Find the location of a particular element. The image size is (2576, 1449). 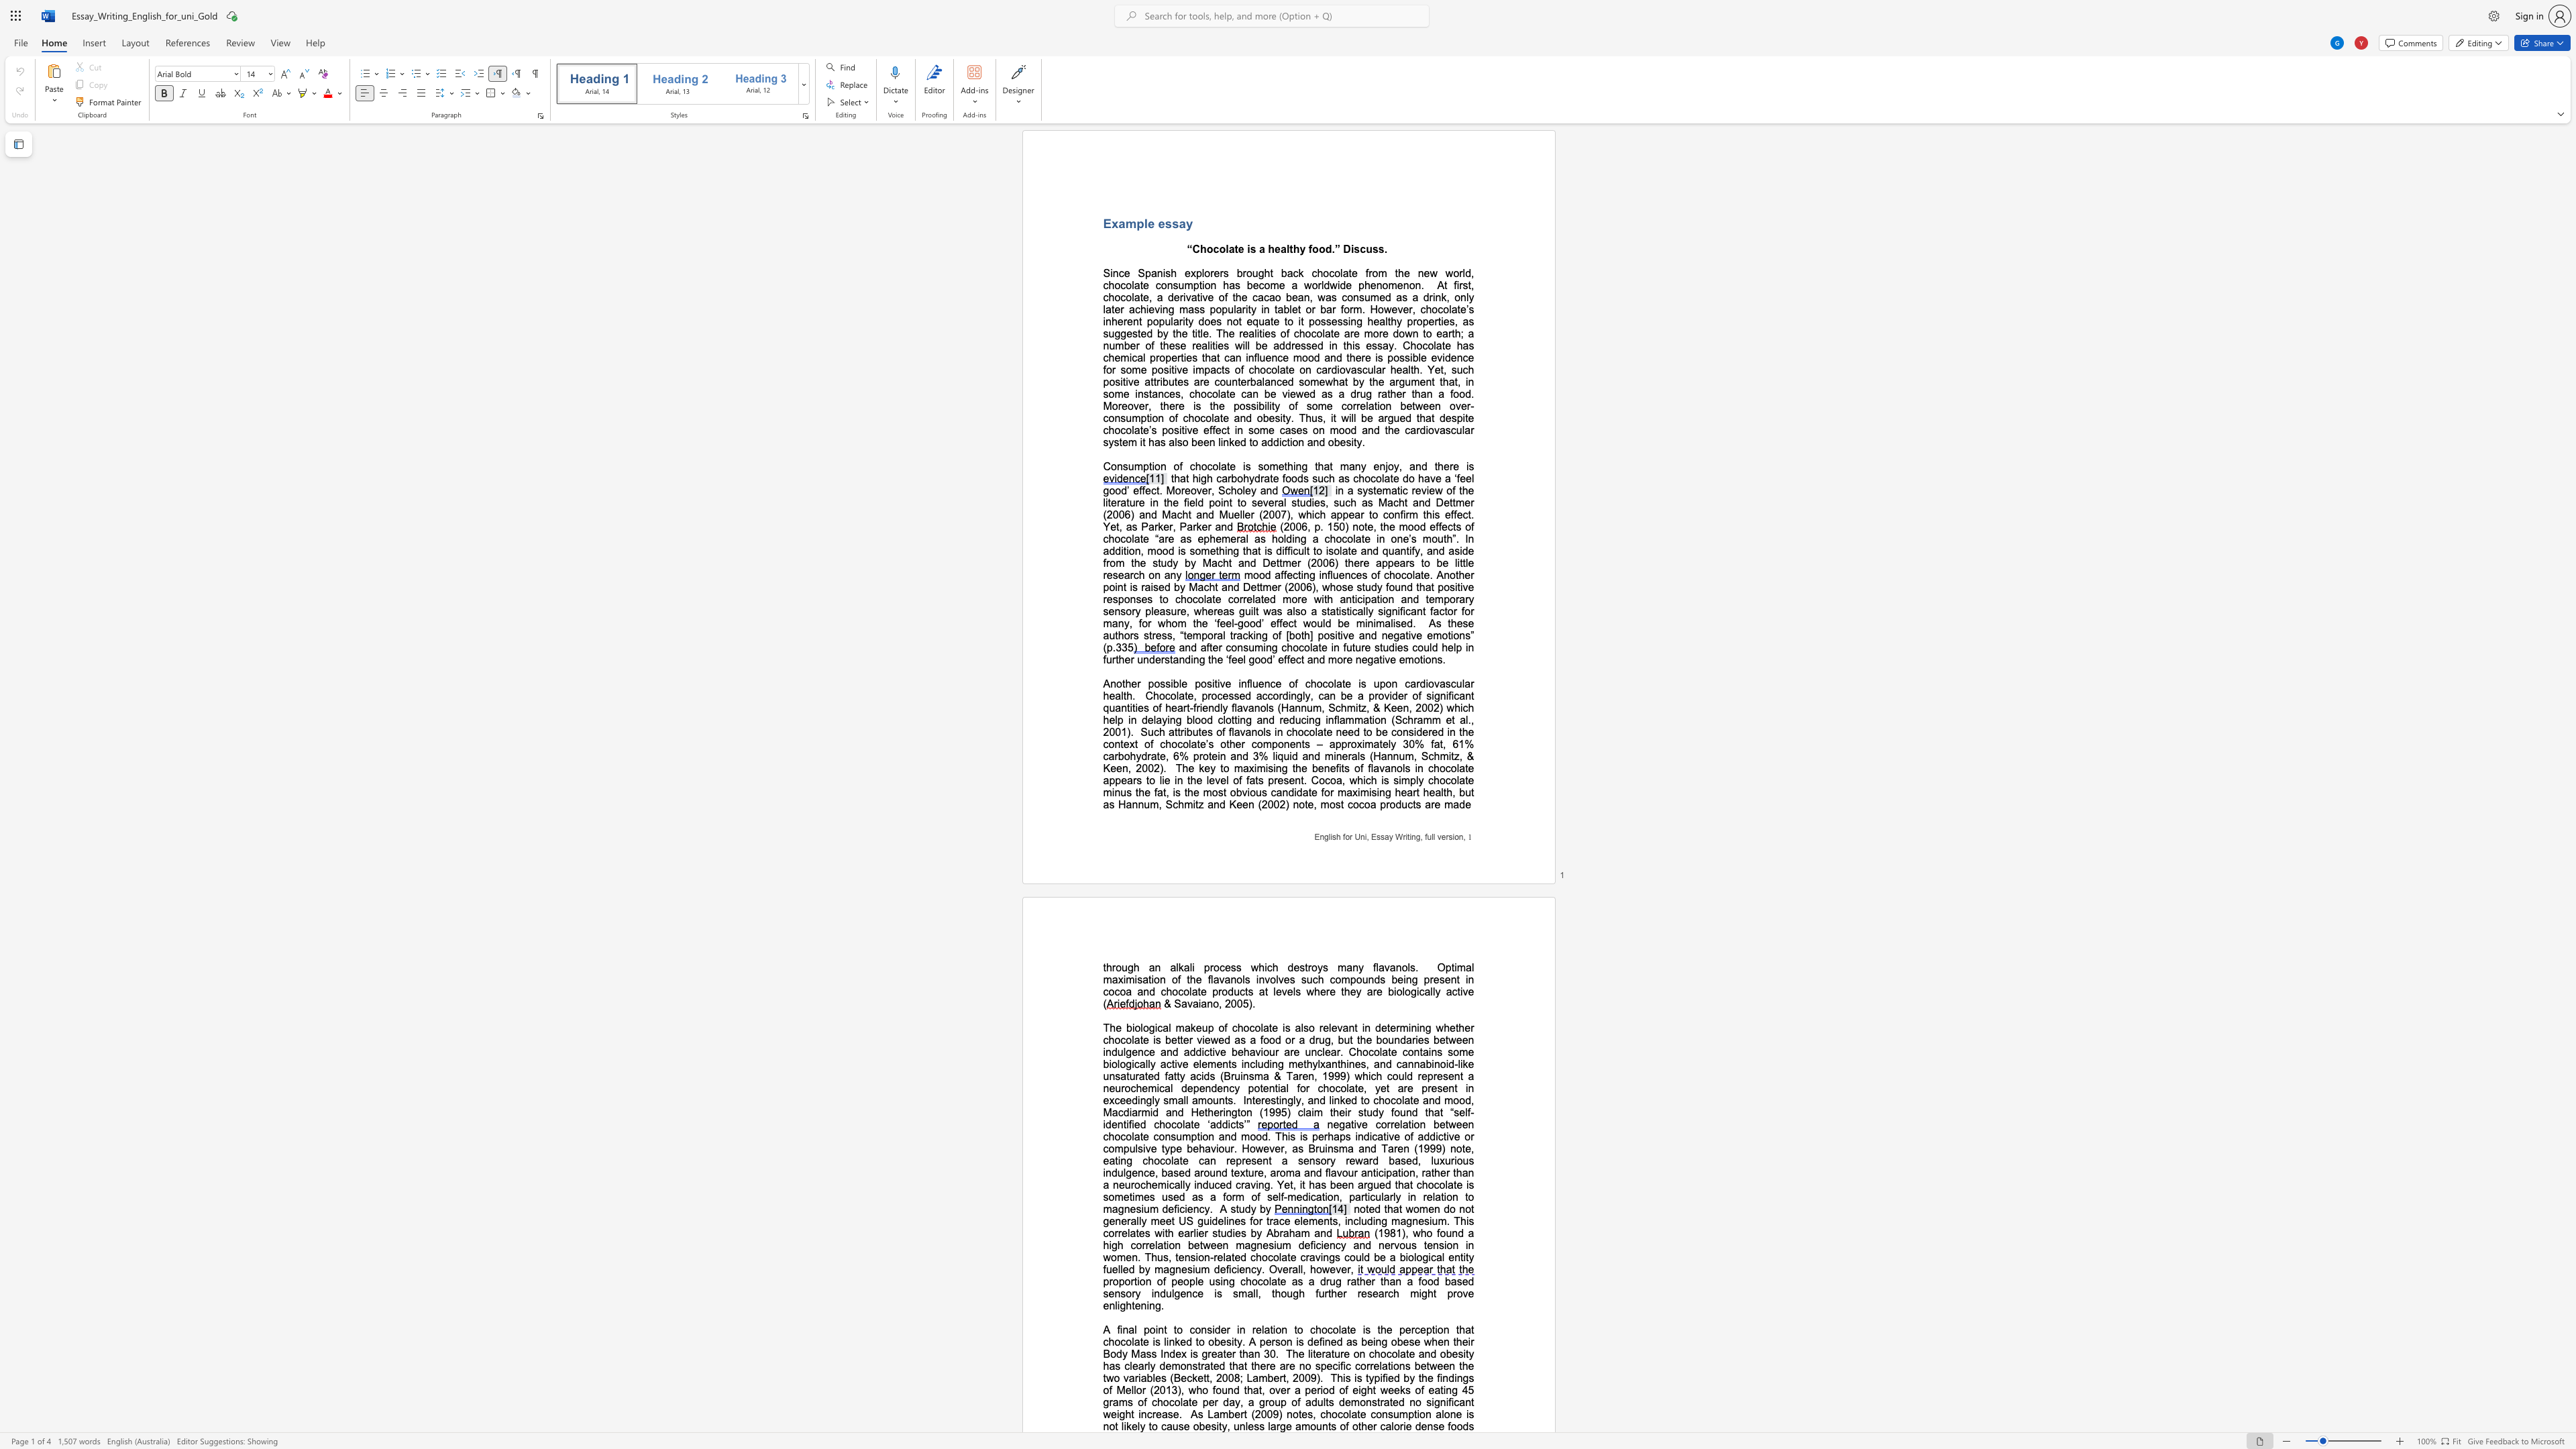

the subset text "o cause obesity" within the text "As Lambert (2009) notes, chocolate consumption alone is not likely to cause obesity, unless" is located at coordinates (1150, 1426).